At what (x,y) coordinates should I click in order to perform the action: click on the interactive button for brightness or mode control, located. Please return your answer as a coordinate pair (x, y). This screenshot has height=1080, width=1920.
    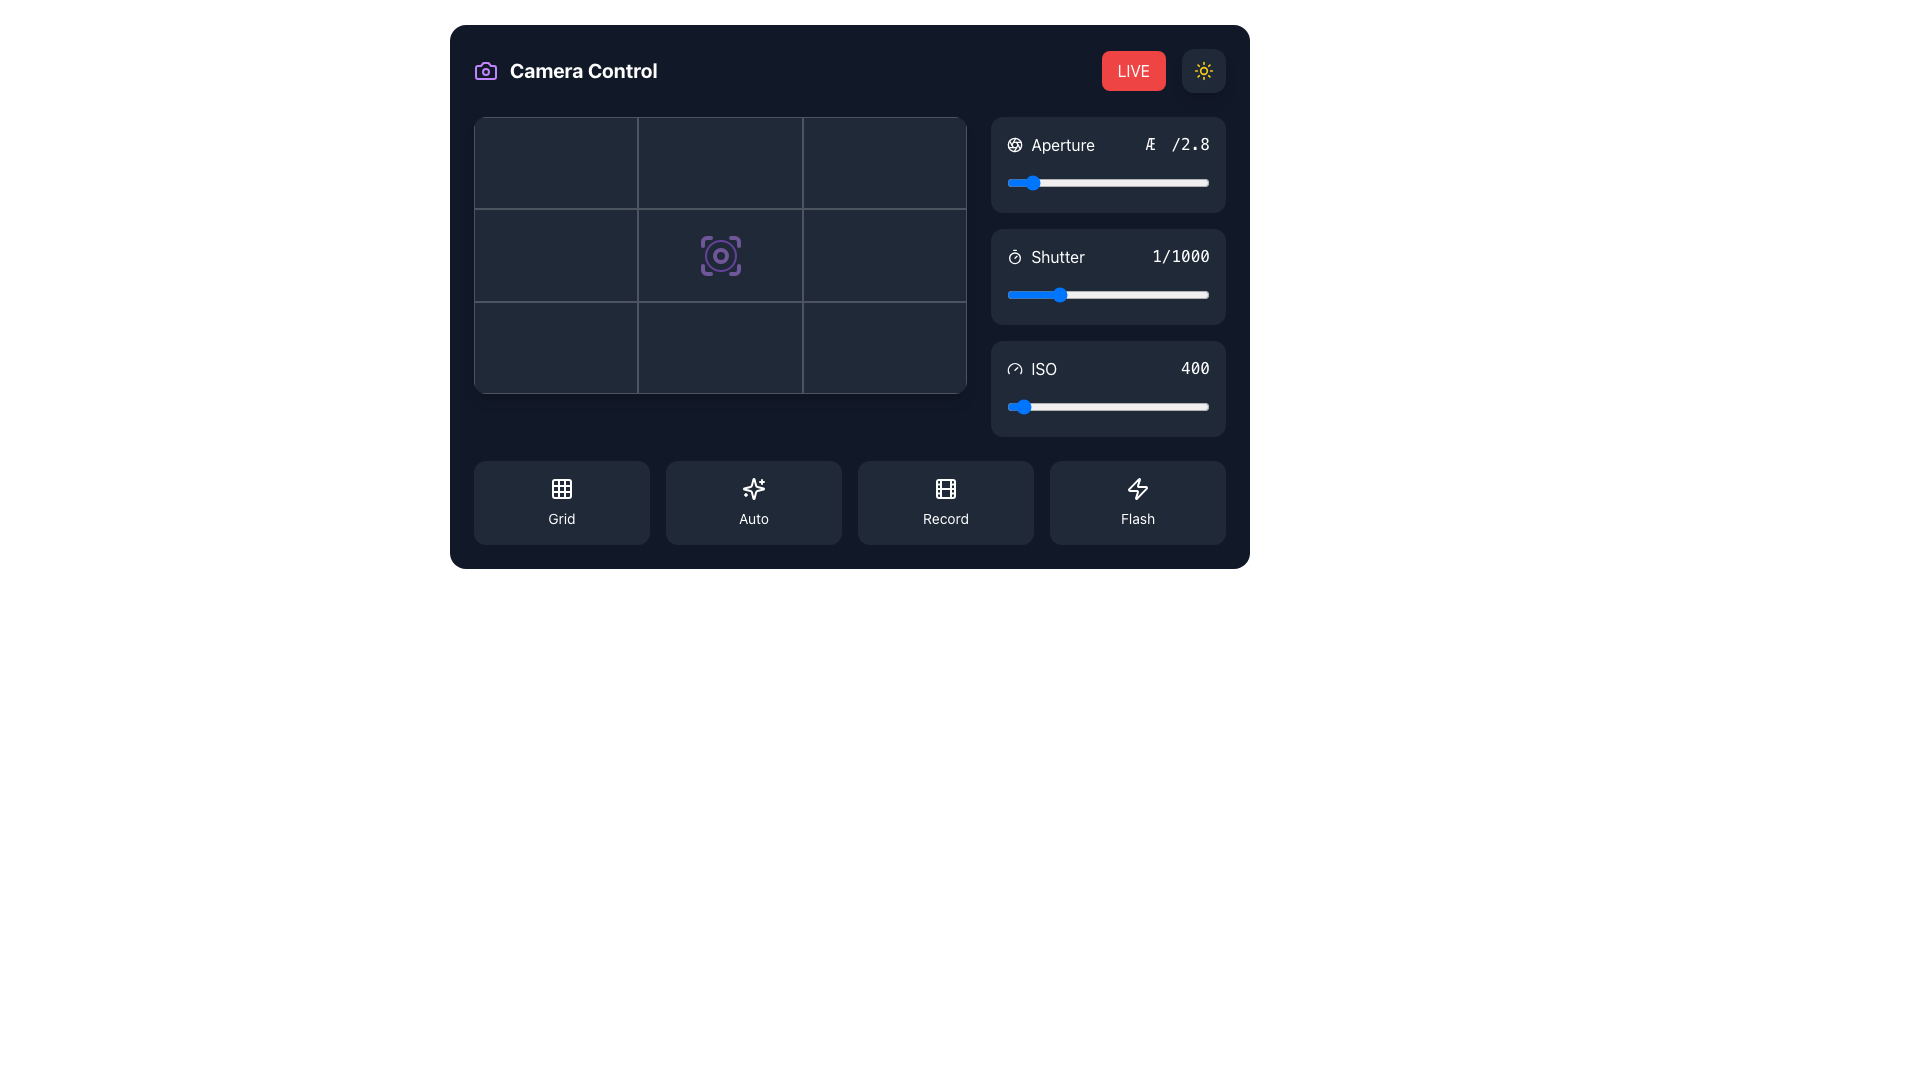
    Looking at the image, I should click on (1203, 69).